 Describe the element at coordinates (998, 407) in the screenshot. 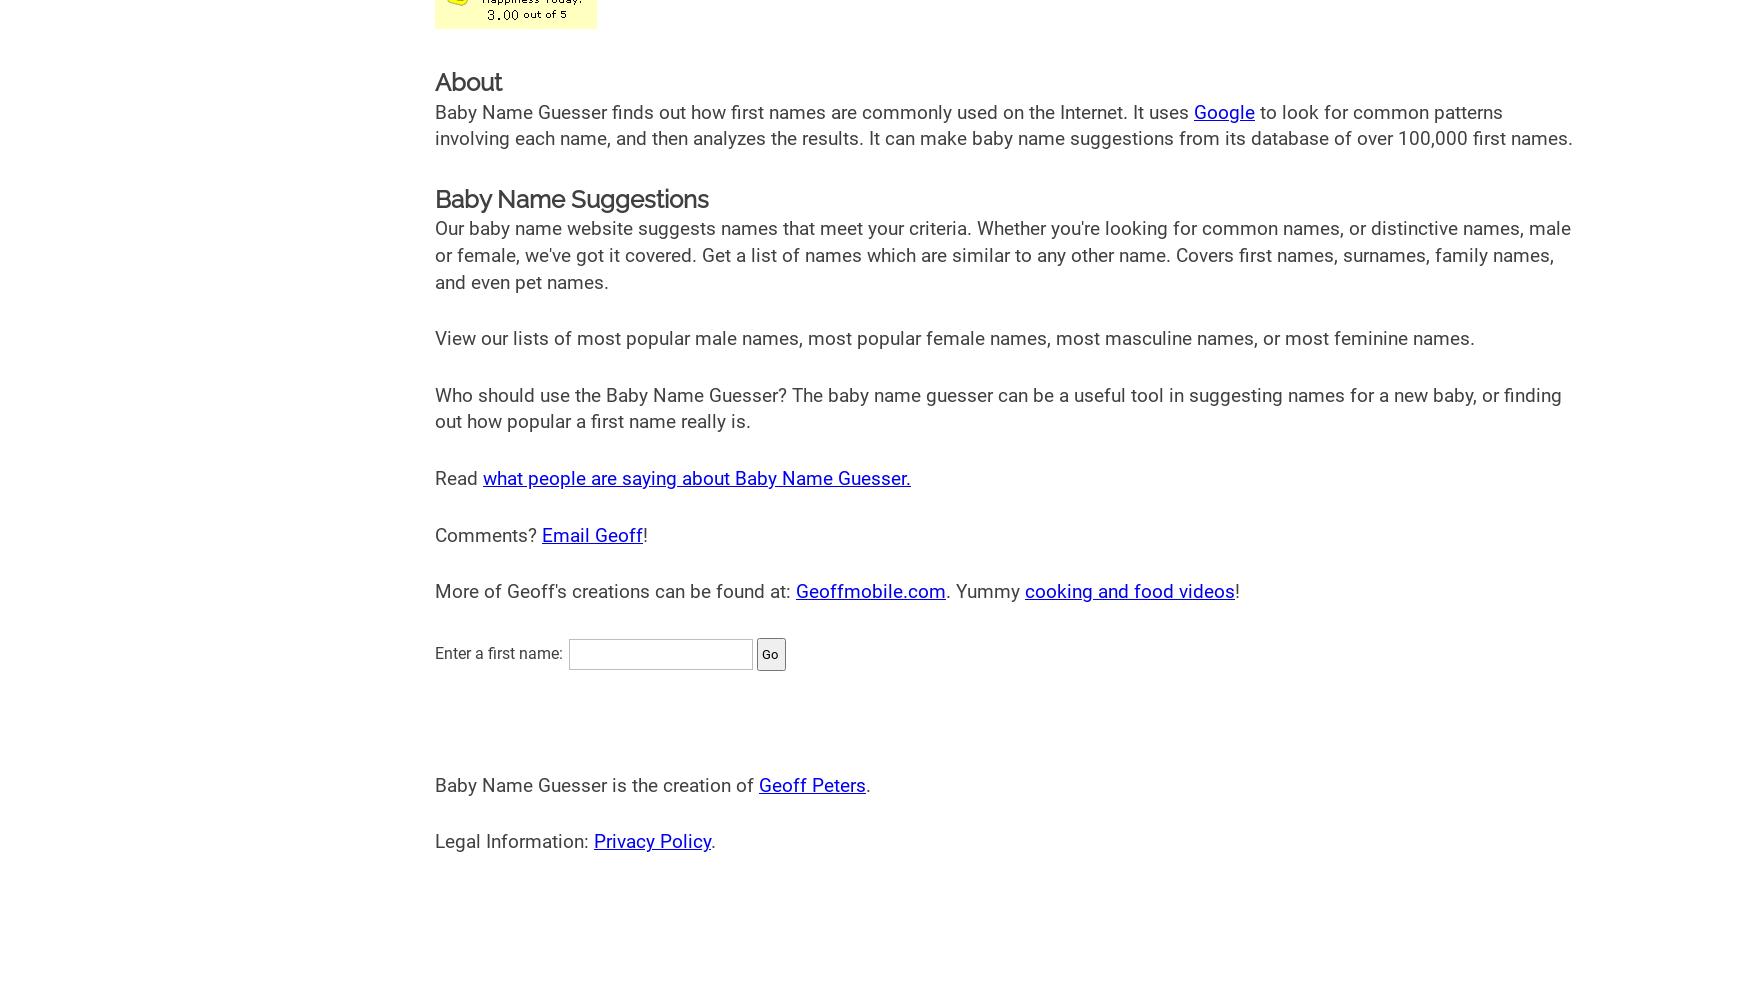

I see `'Who should use the Baby Name Guesser? The baby name guesser can be a useful tool in suggesting names for a new baby, or finding out how popular a first name really is.'` at that location.